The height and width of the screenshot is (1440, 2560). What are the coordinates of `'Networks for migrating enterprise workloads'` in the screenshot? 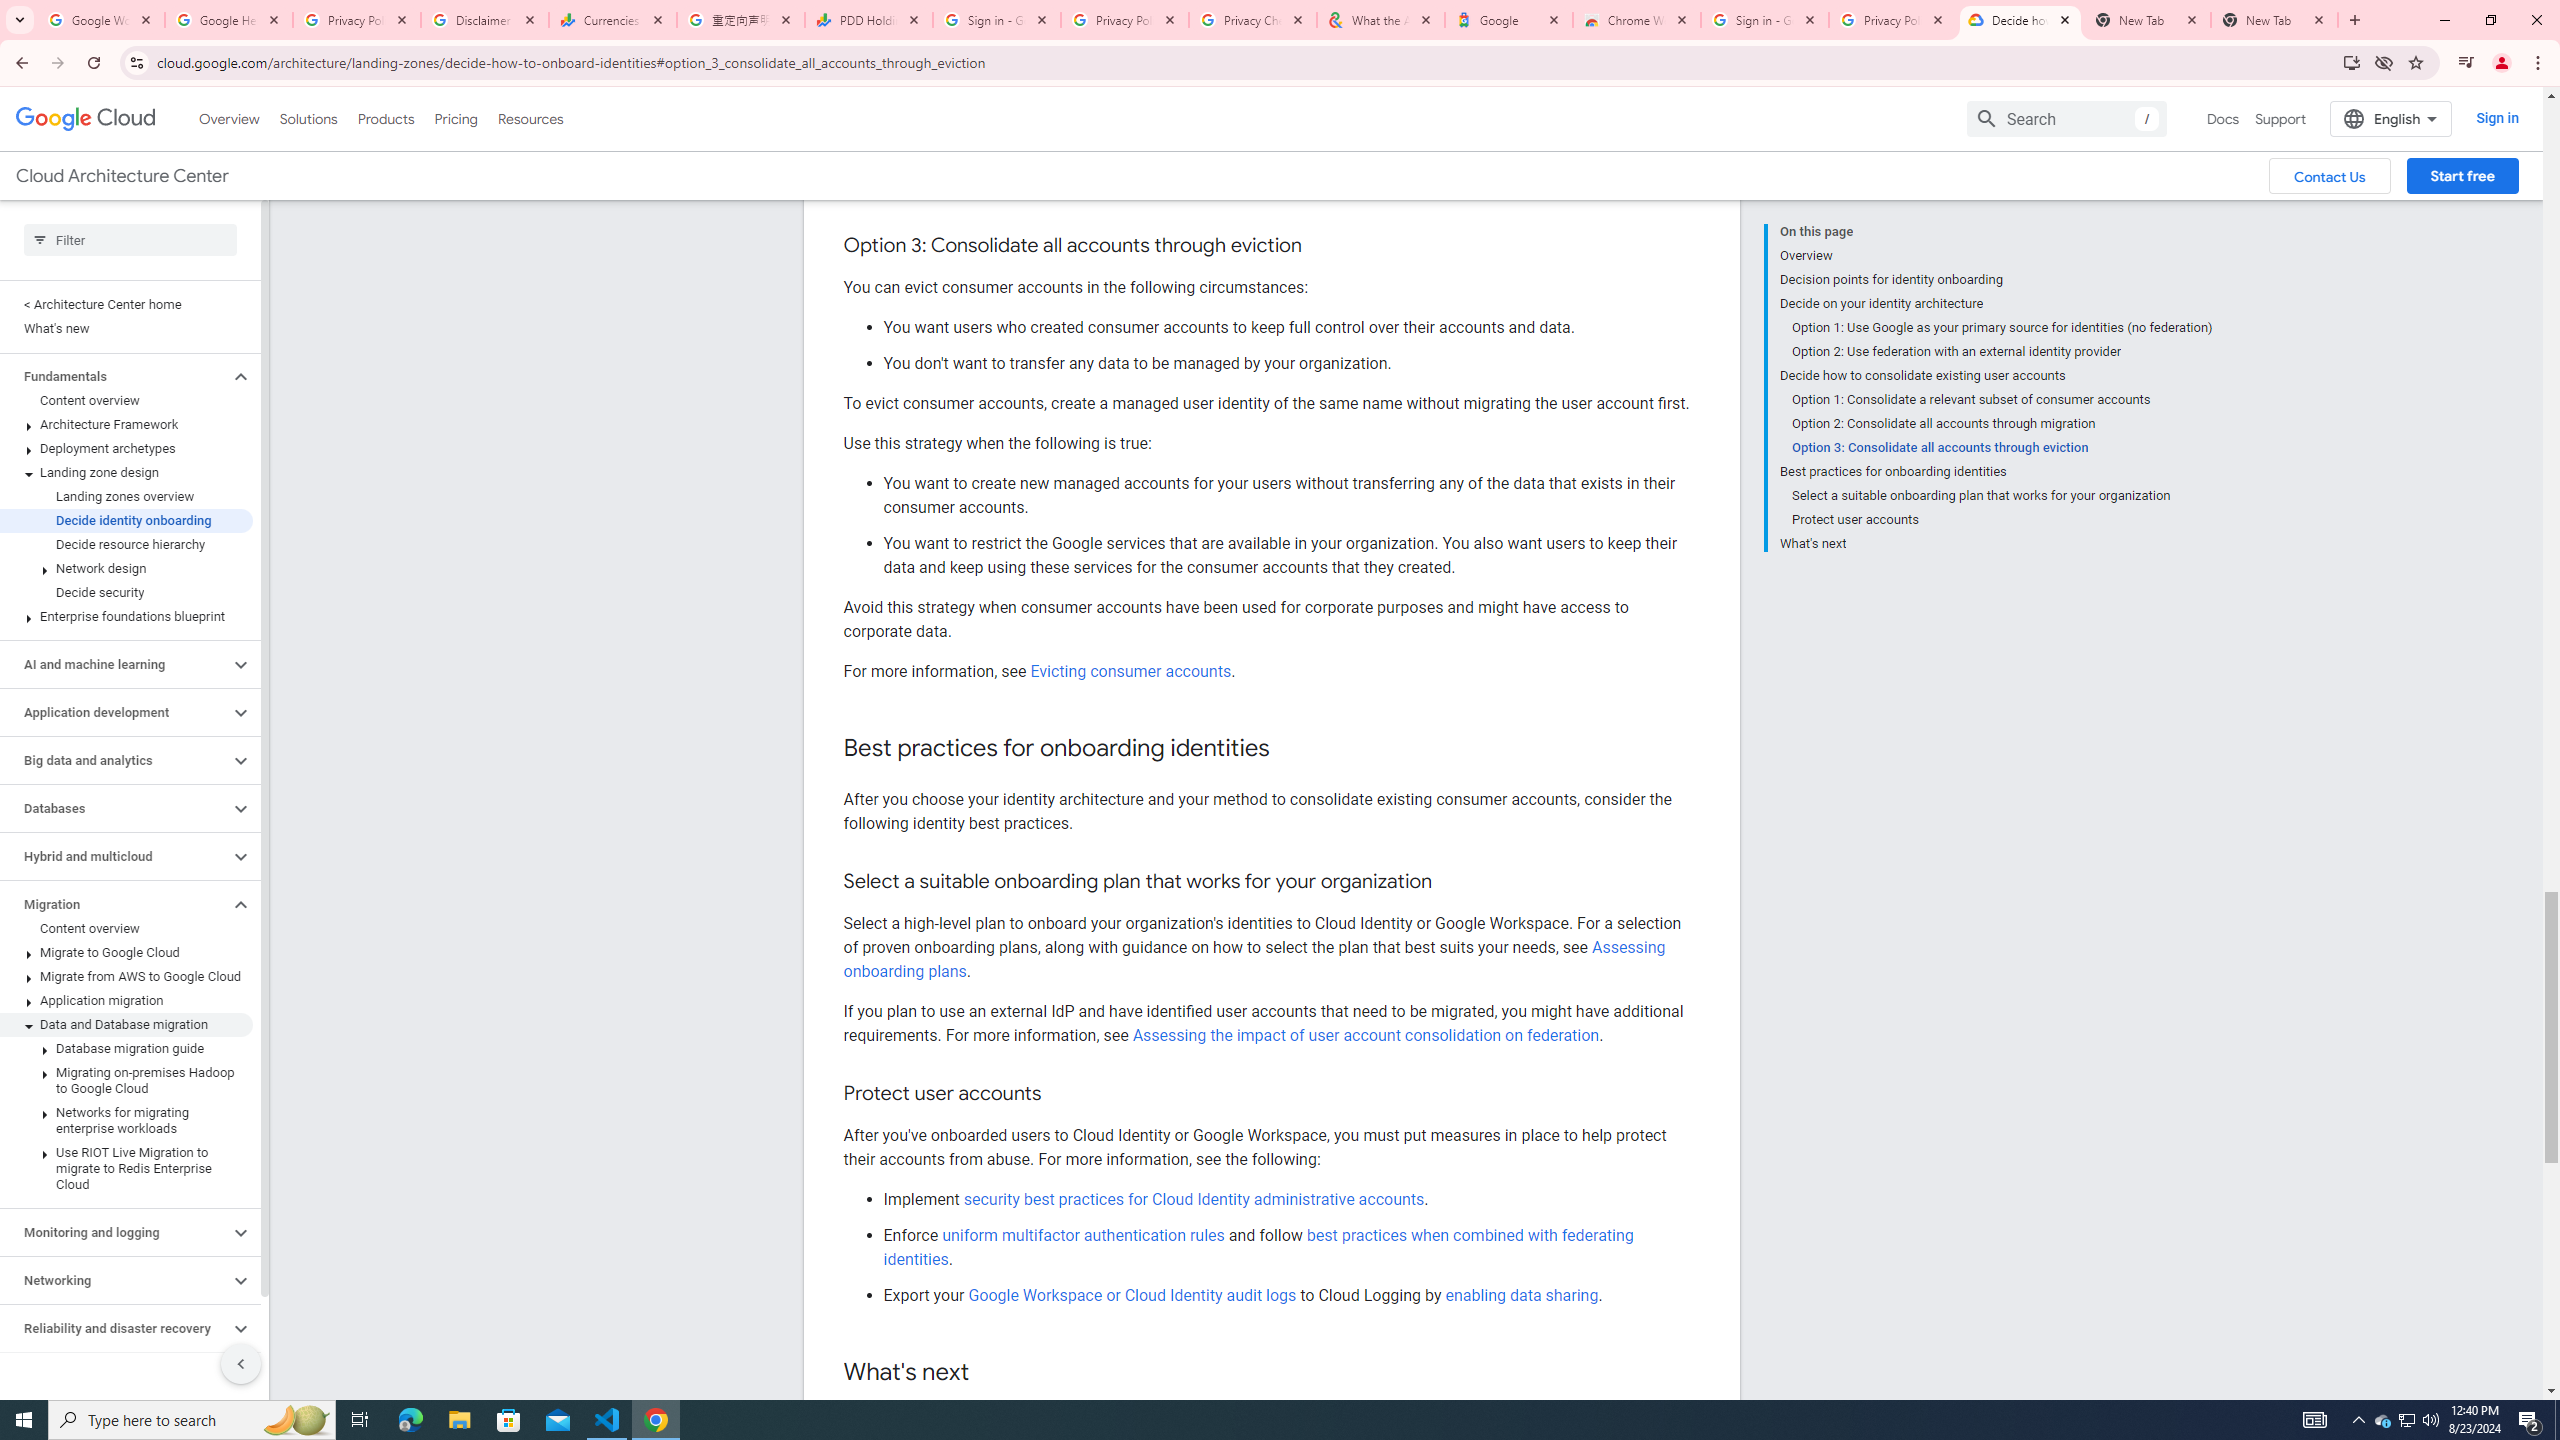 It's located at (126, 1121).